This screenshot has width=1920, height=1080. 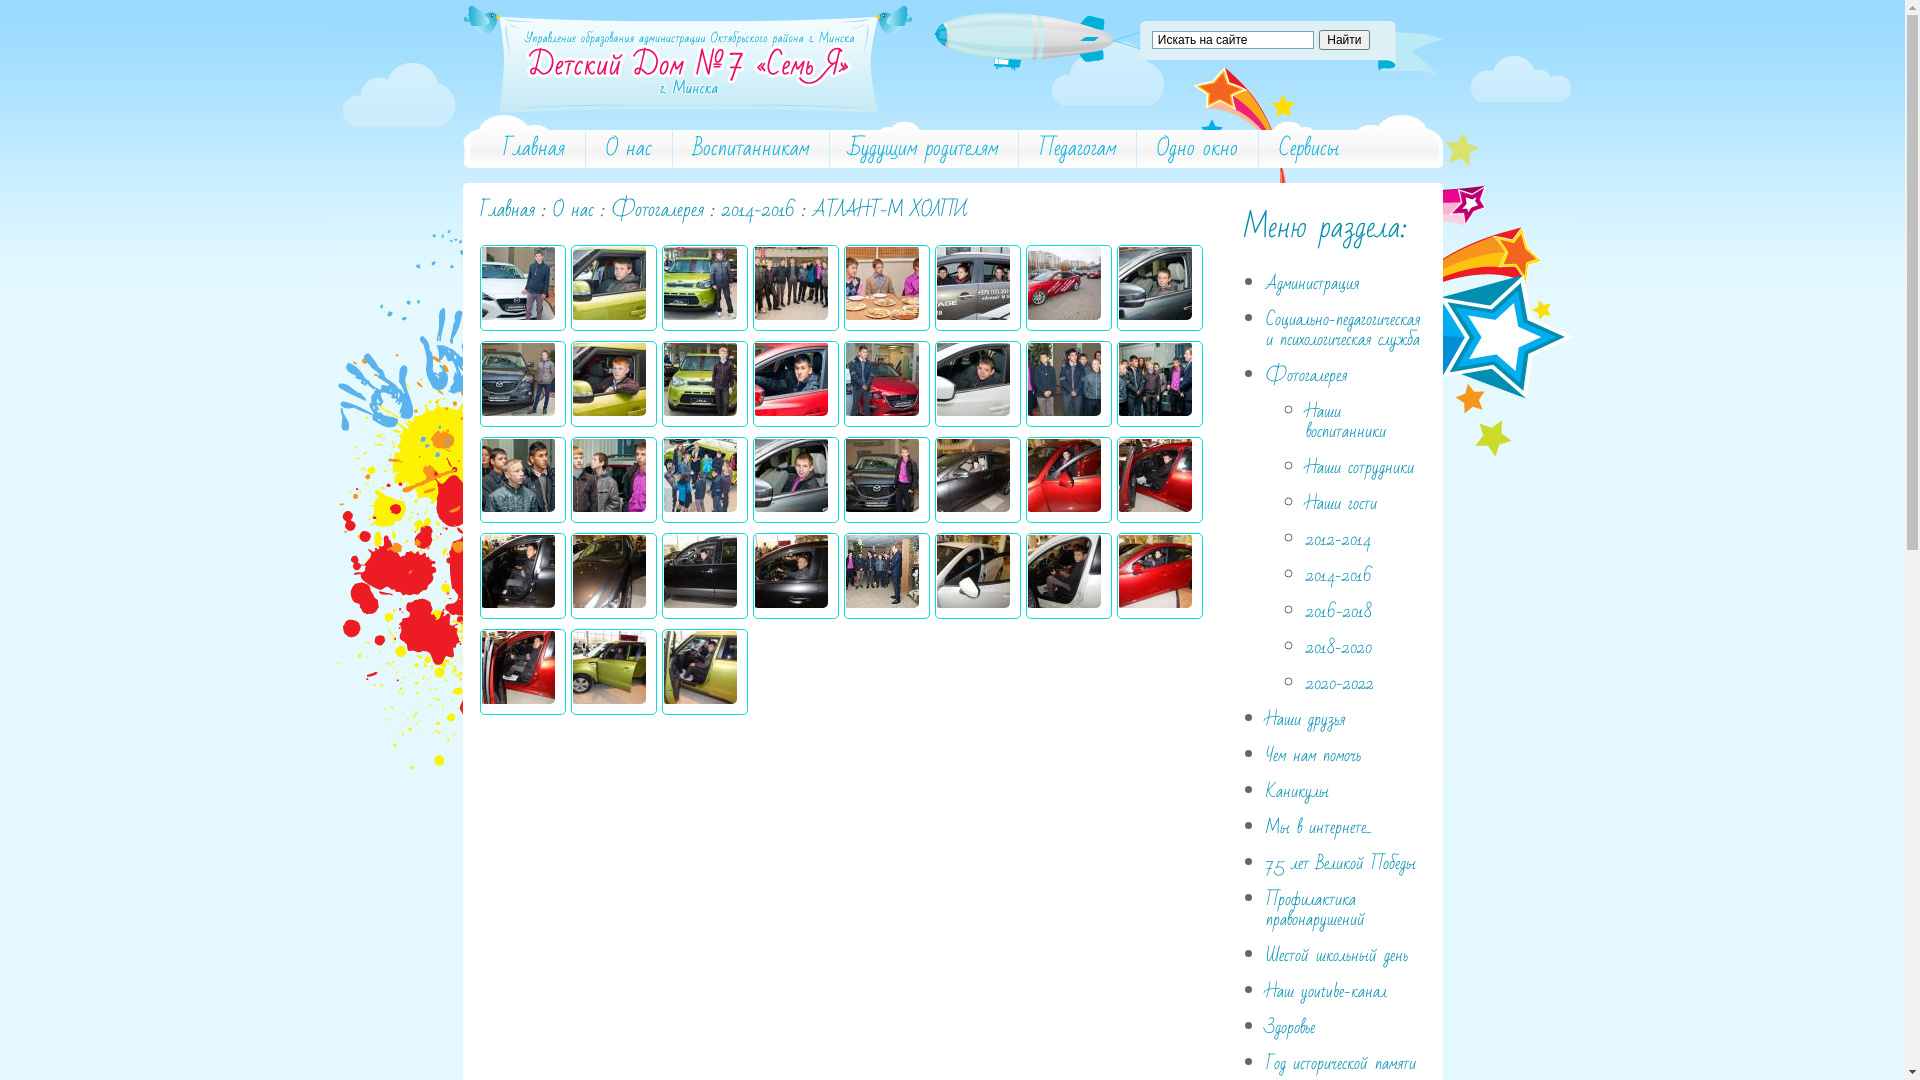 I want to click on '2018-2020', so click(x=1339, y=647).